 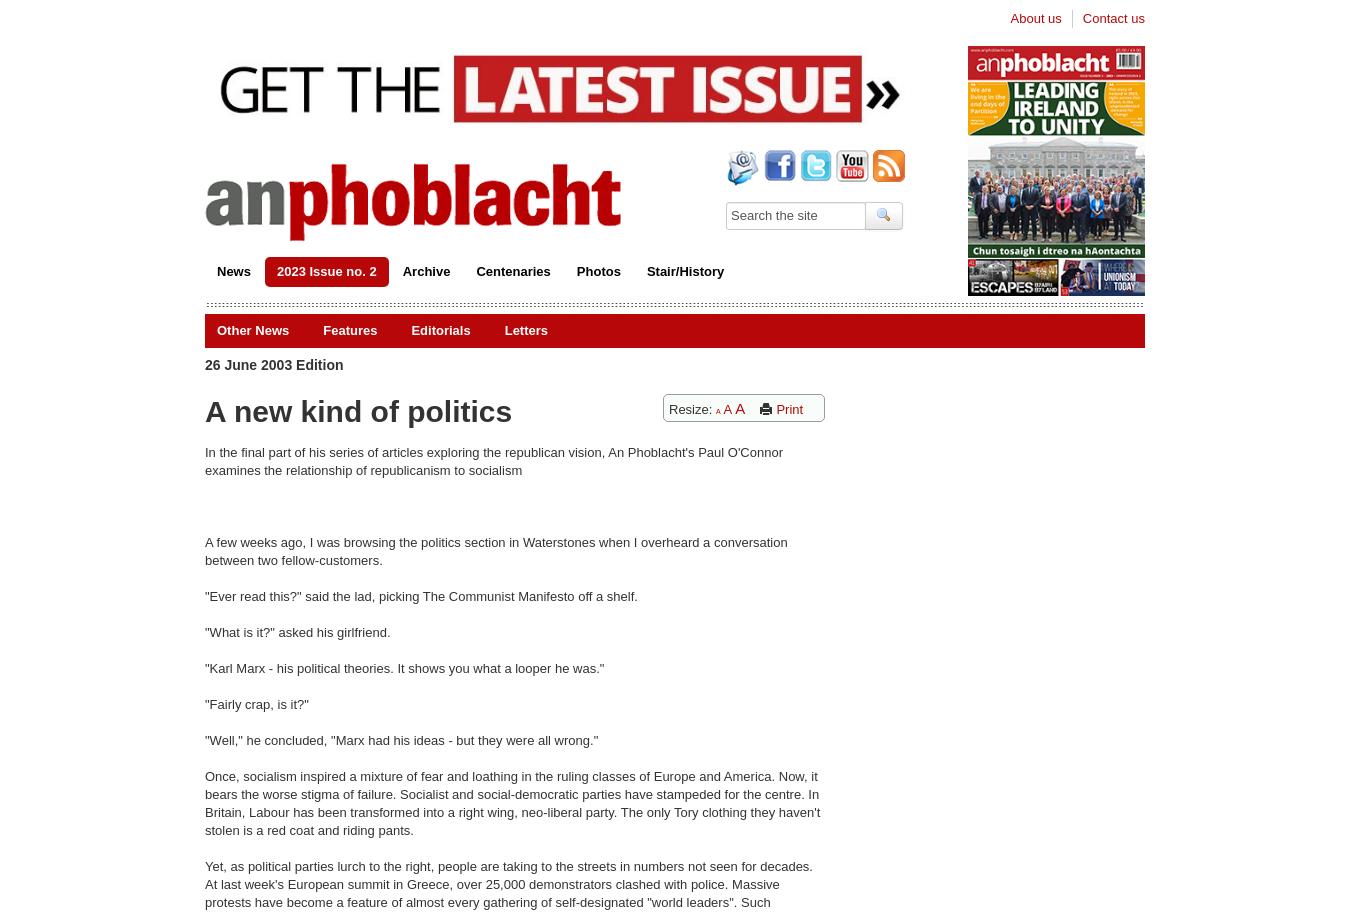 I want to click on '"Fairly crap, is it?"', so click(x=205, y=704).